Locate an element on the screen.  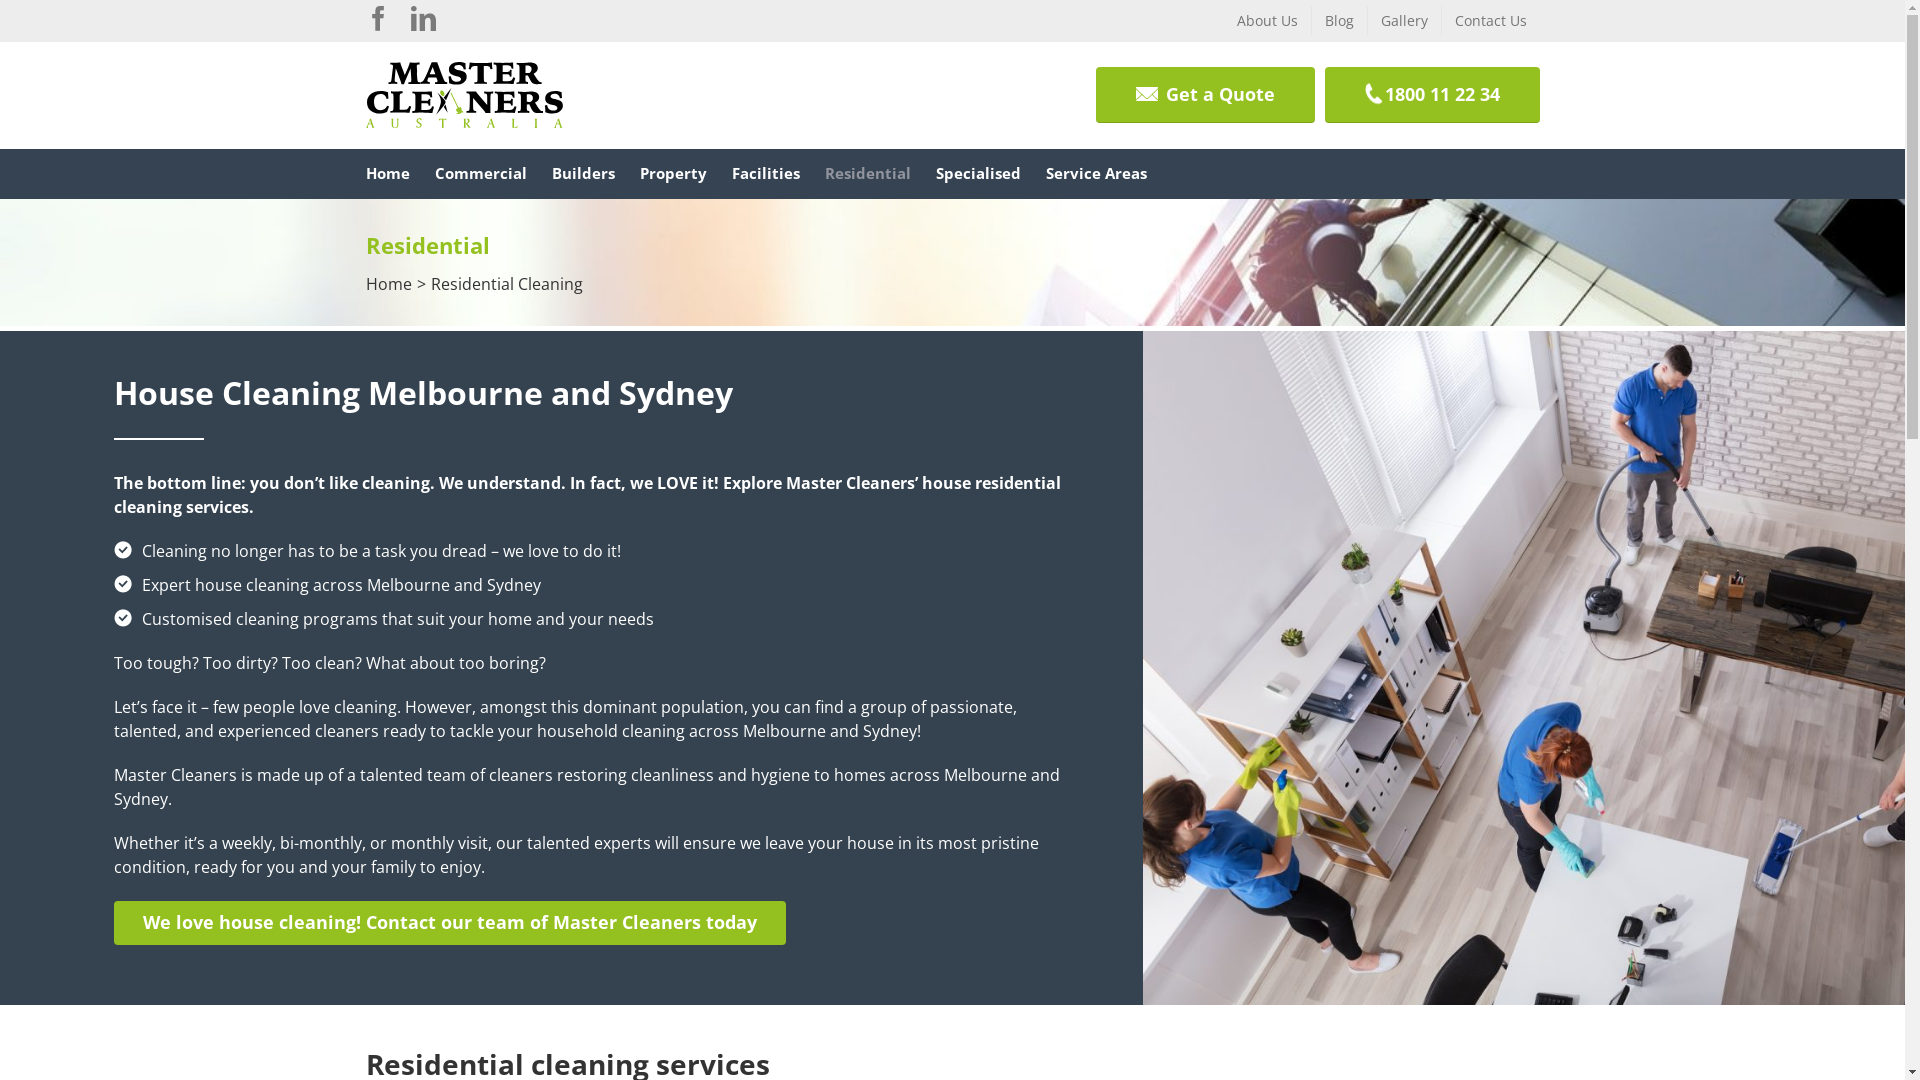
'Property' is located at coordinates (673, 172).